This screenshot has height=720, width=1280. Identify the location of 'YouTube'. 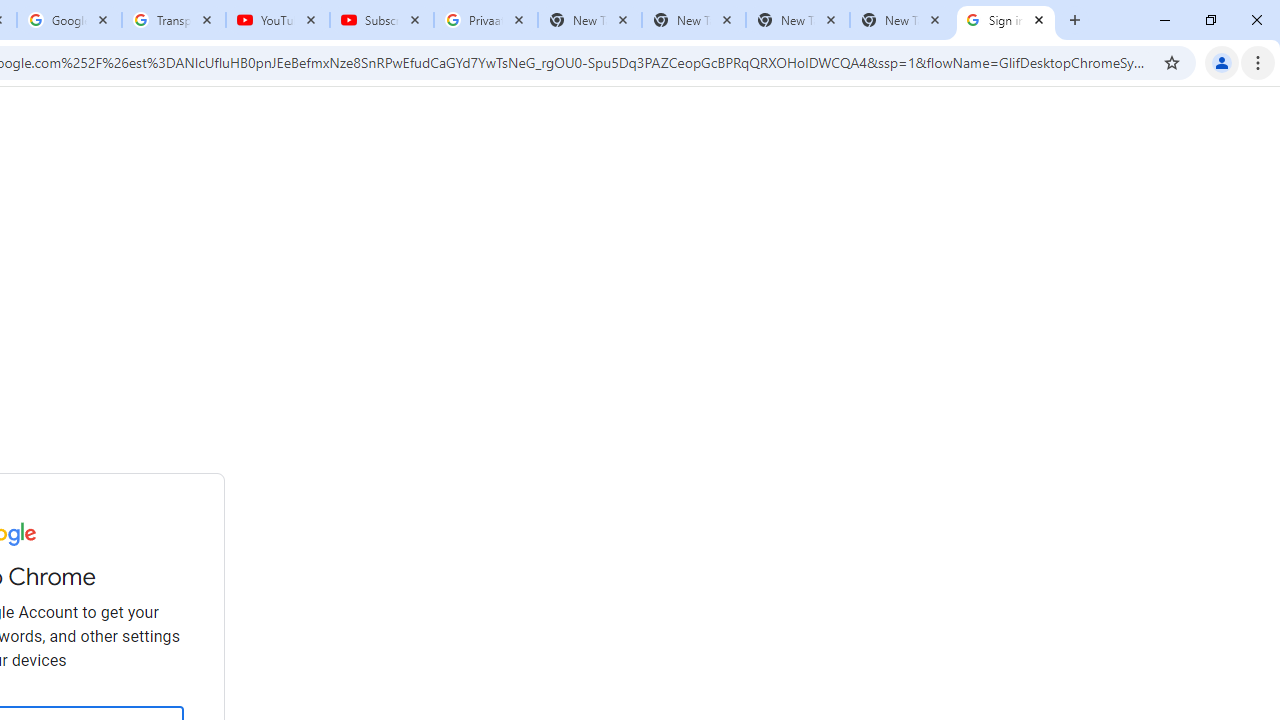
(277, 20).